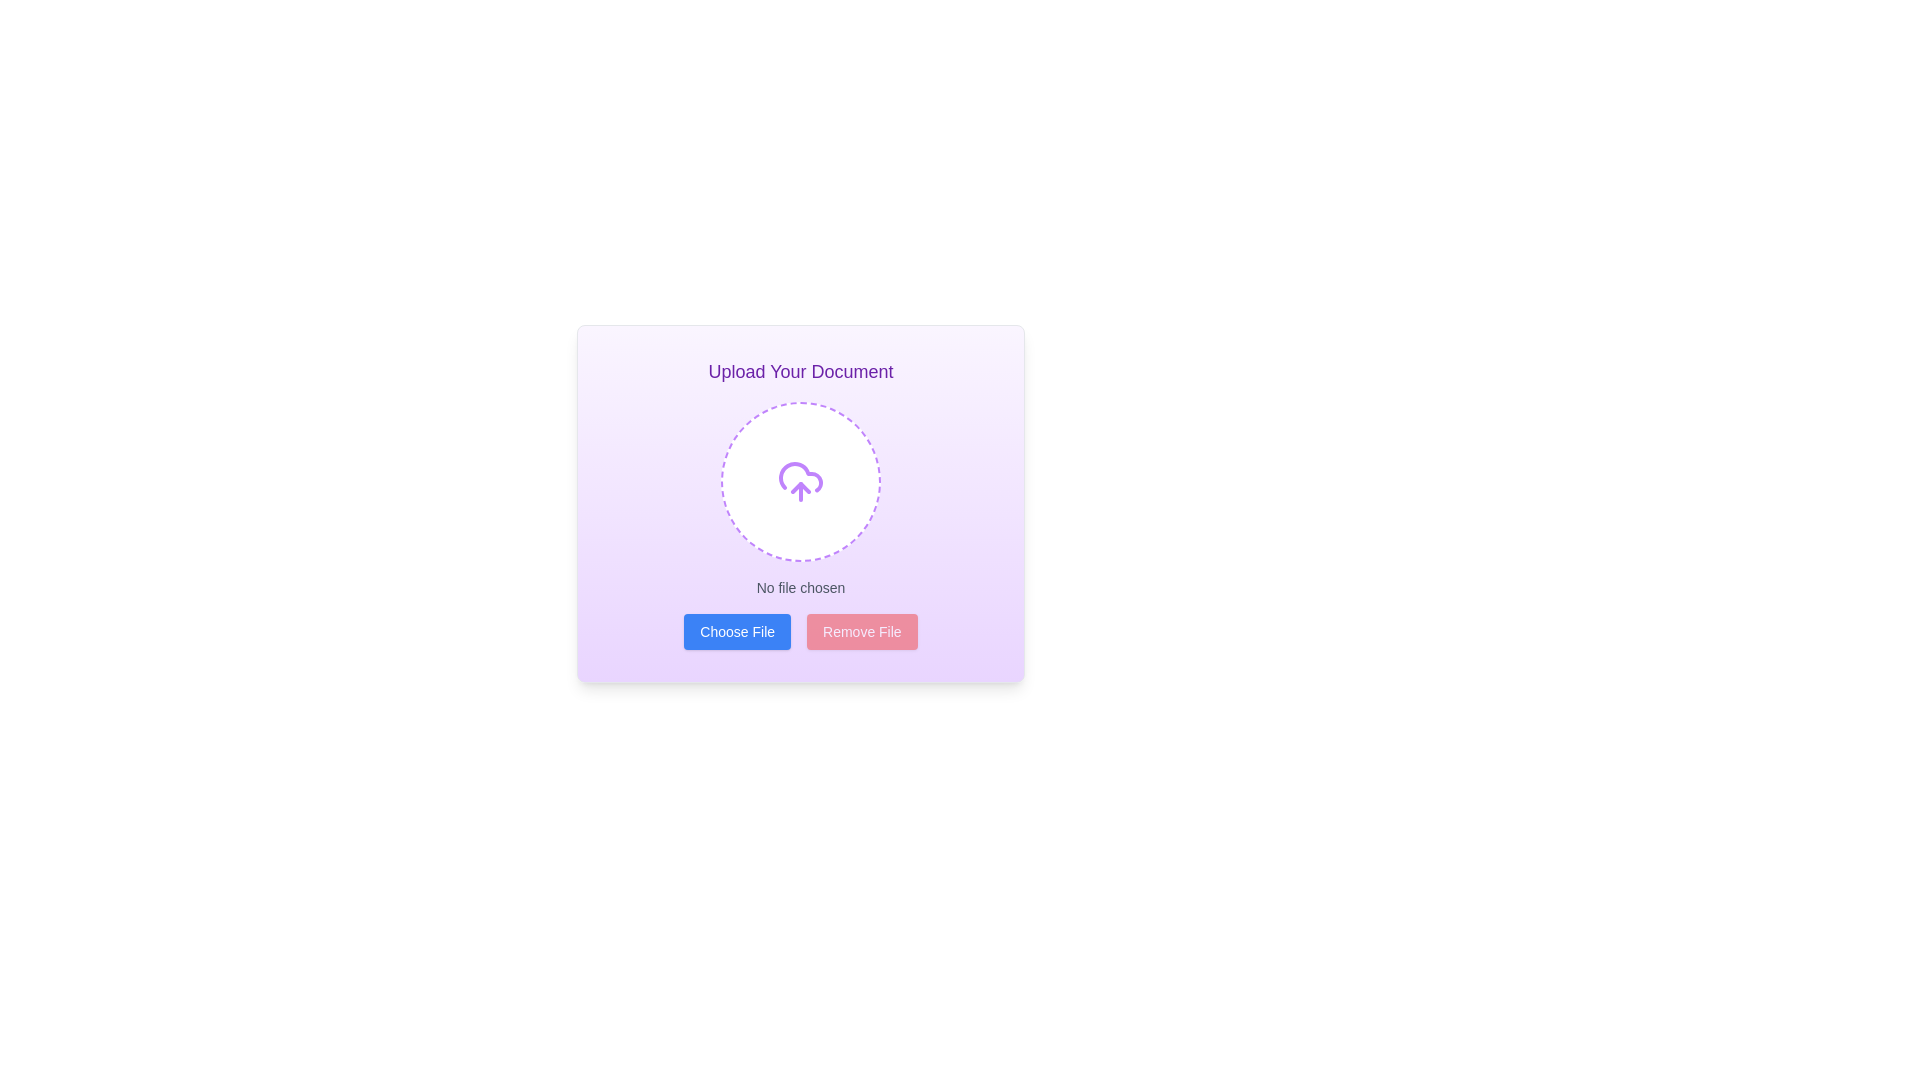 The height and width of the screenshot is (1080, 1920). Describe the element at coordinates (801, 482) in the screenshot. I see `the vibrant purple cloud icon with an upward arrow, located in the dashed circular border at the top of the upload interface, to interact with the upload functionality` at that location.